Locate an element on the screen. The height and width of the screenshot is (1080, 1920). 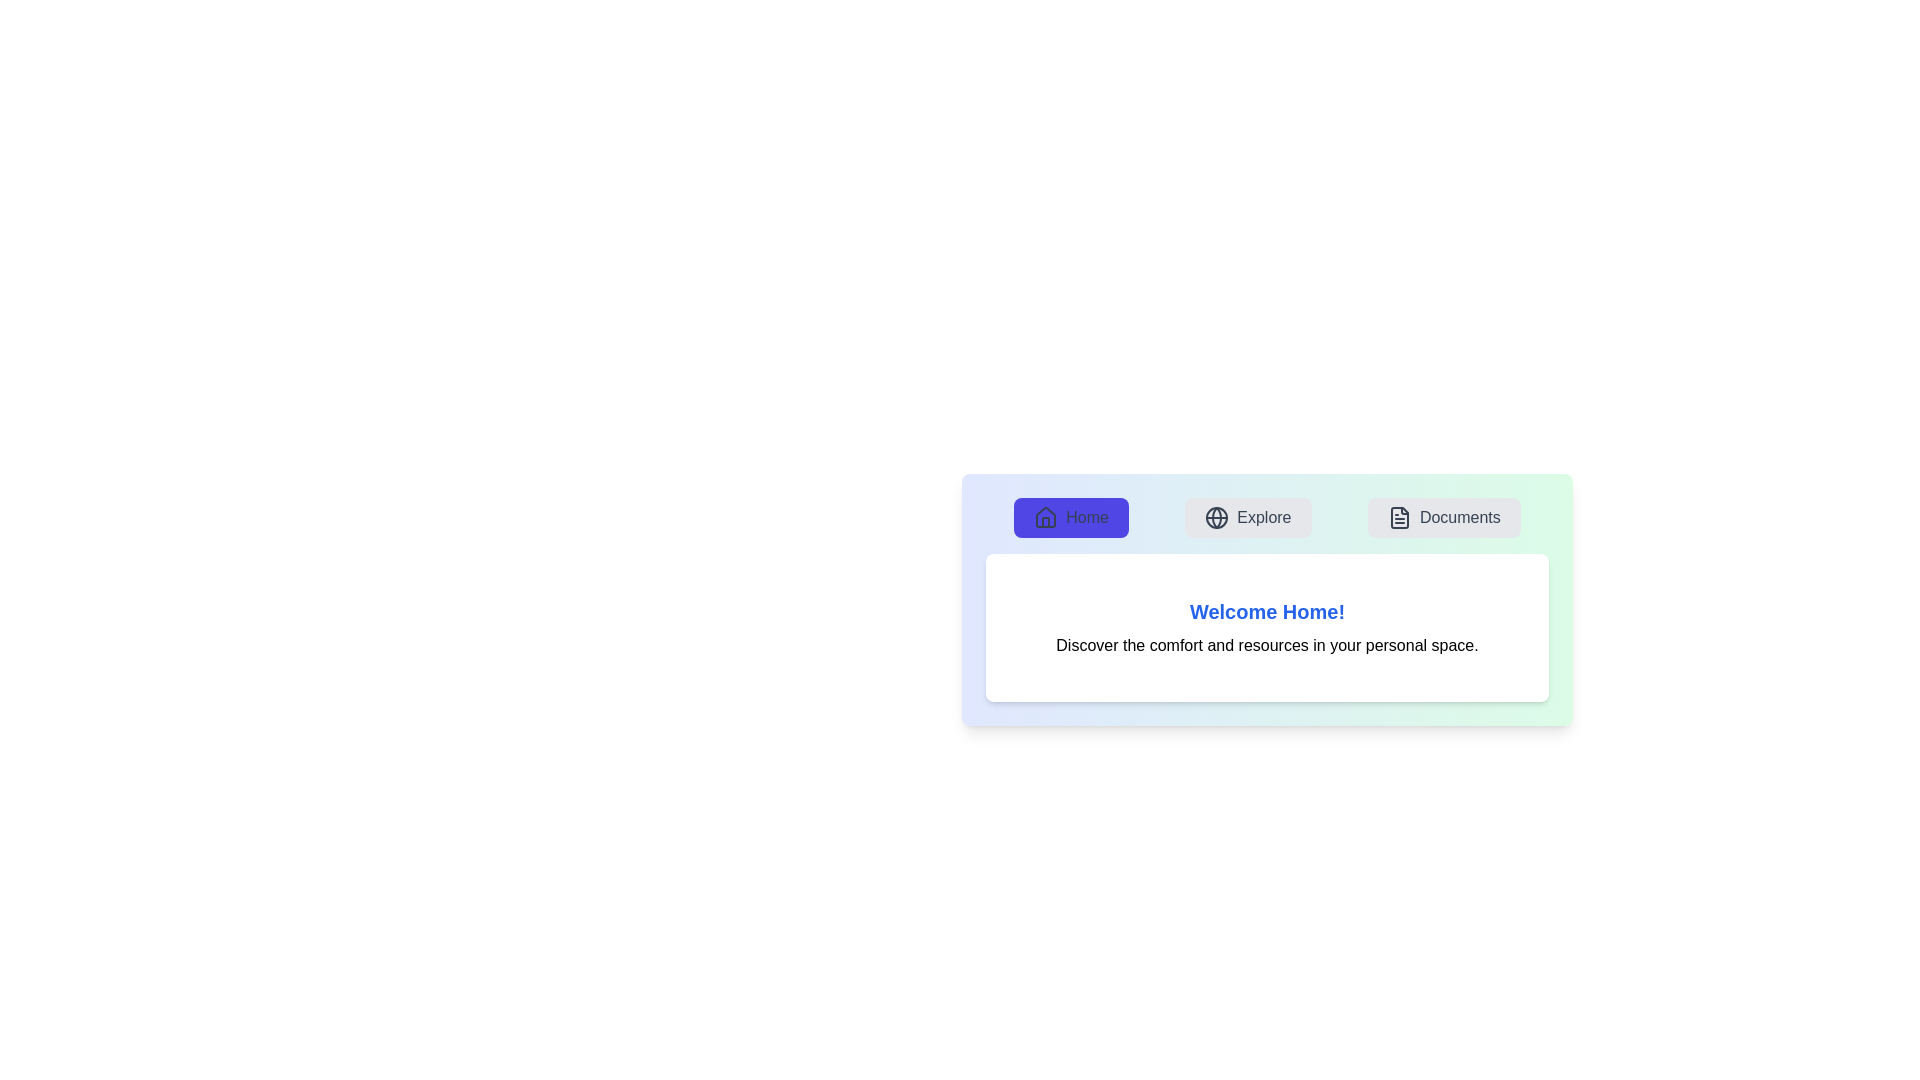
the text in the active tab's content area and copy it to the clipboard is located at coordinates (1266, 627).